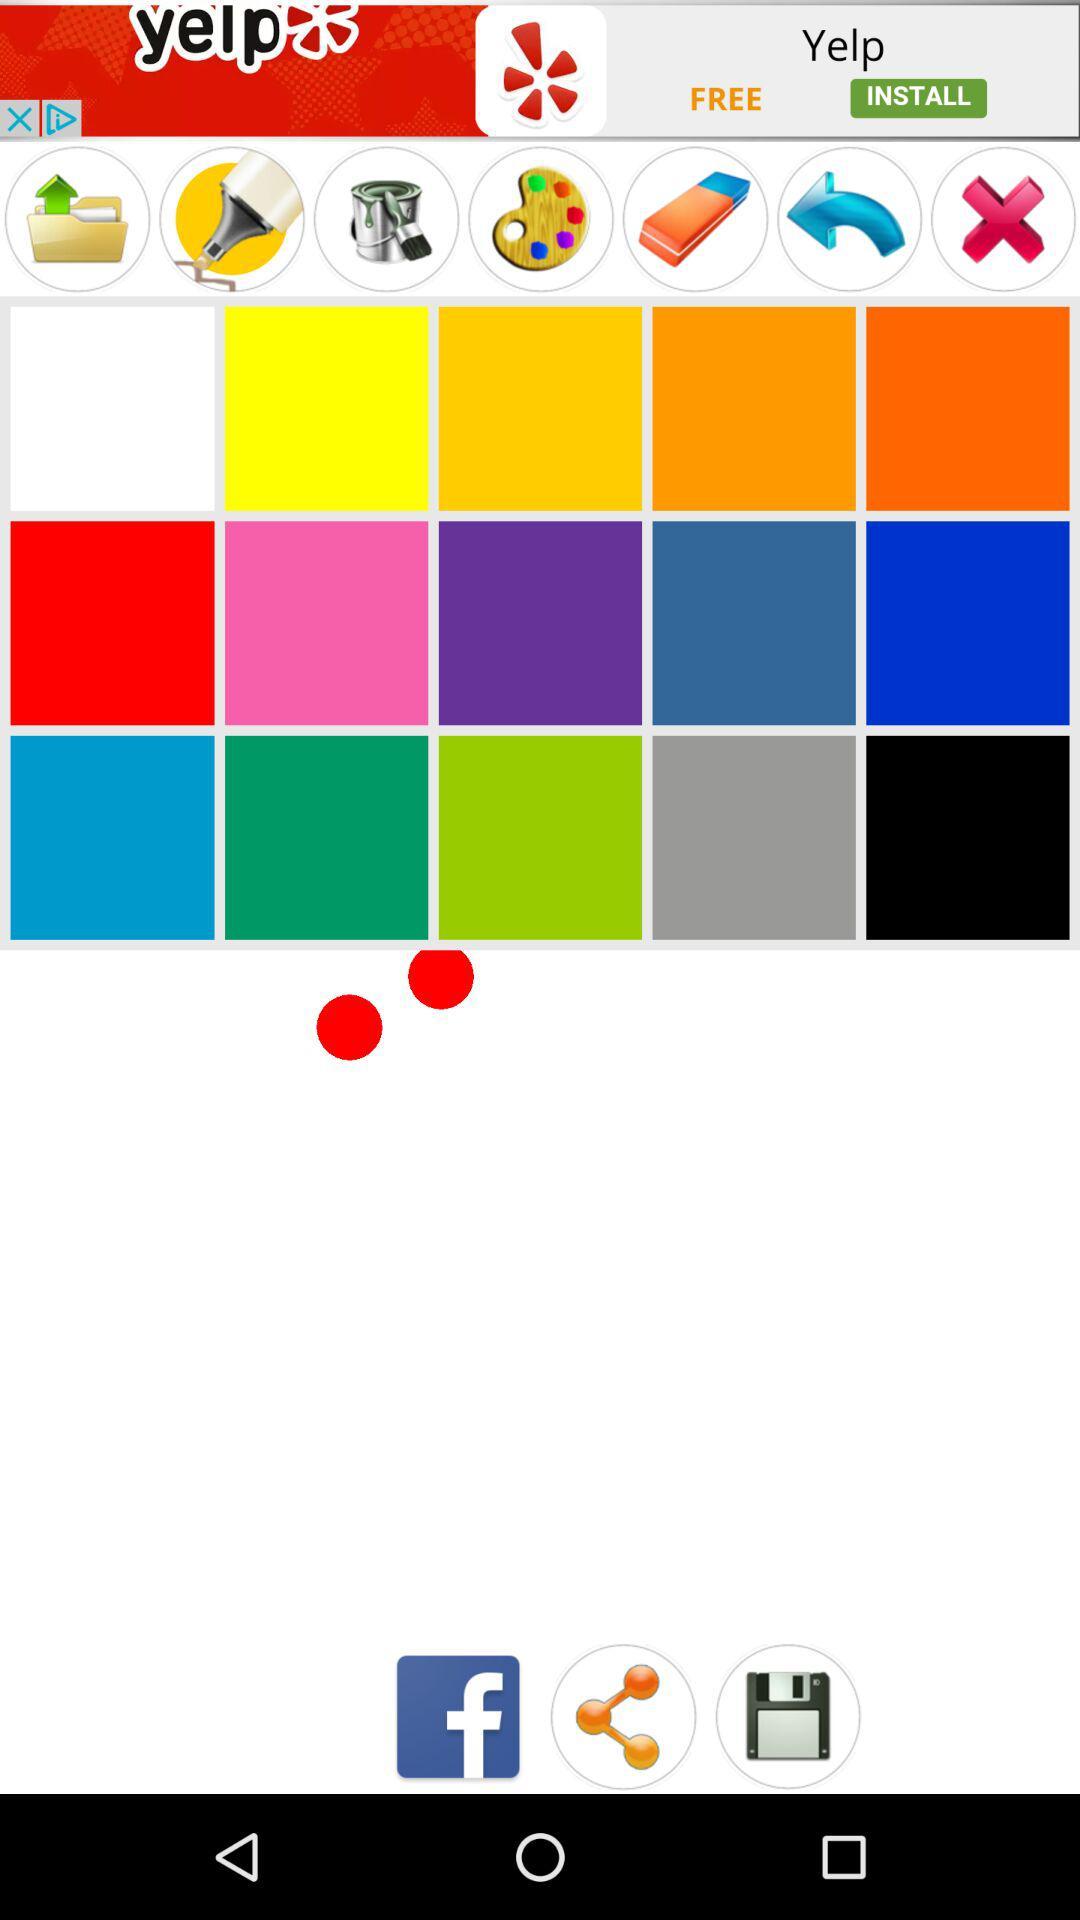  I want to click on the label icon, so click(694, 234).